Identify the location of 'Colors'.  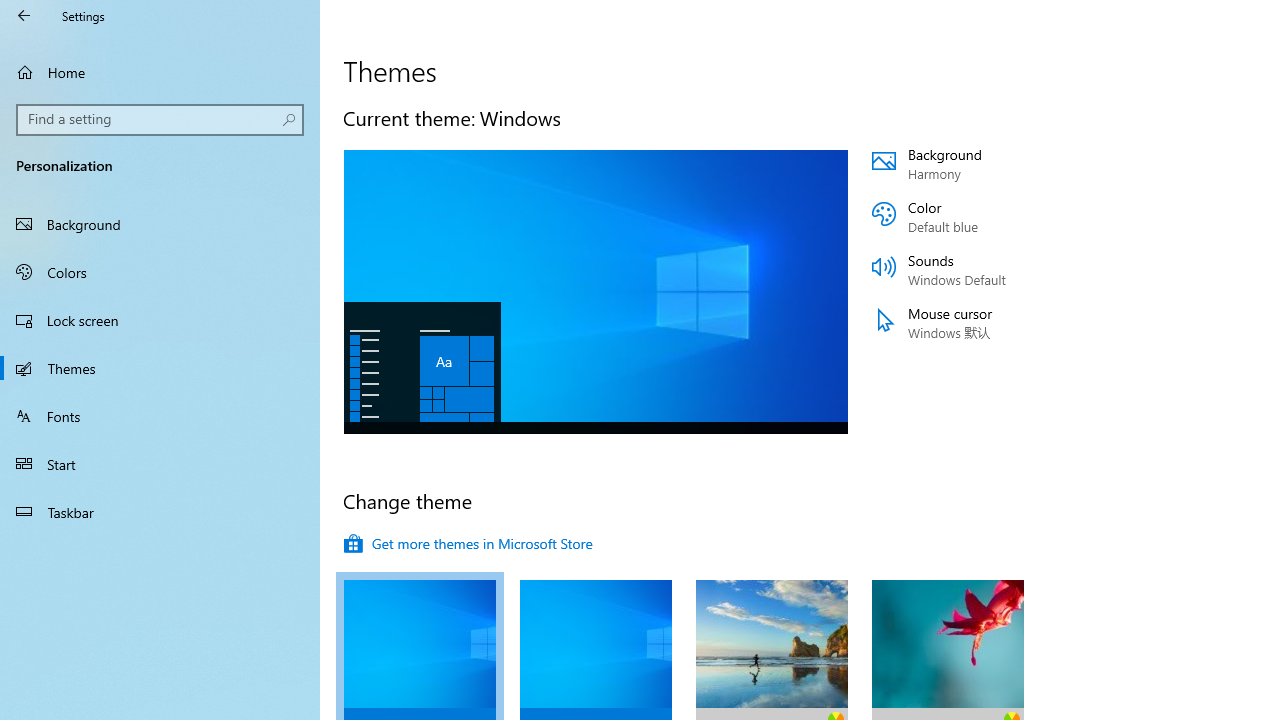
(160, 271).